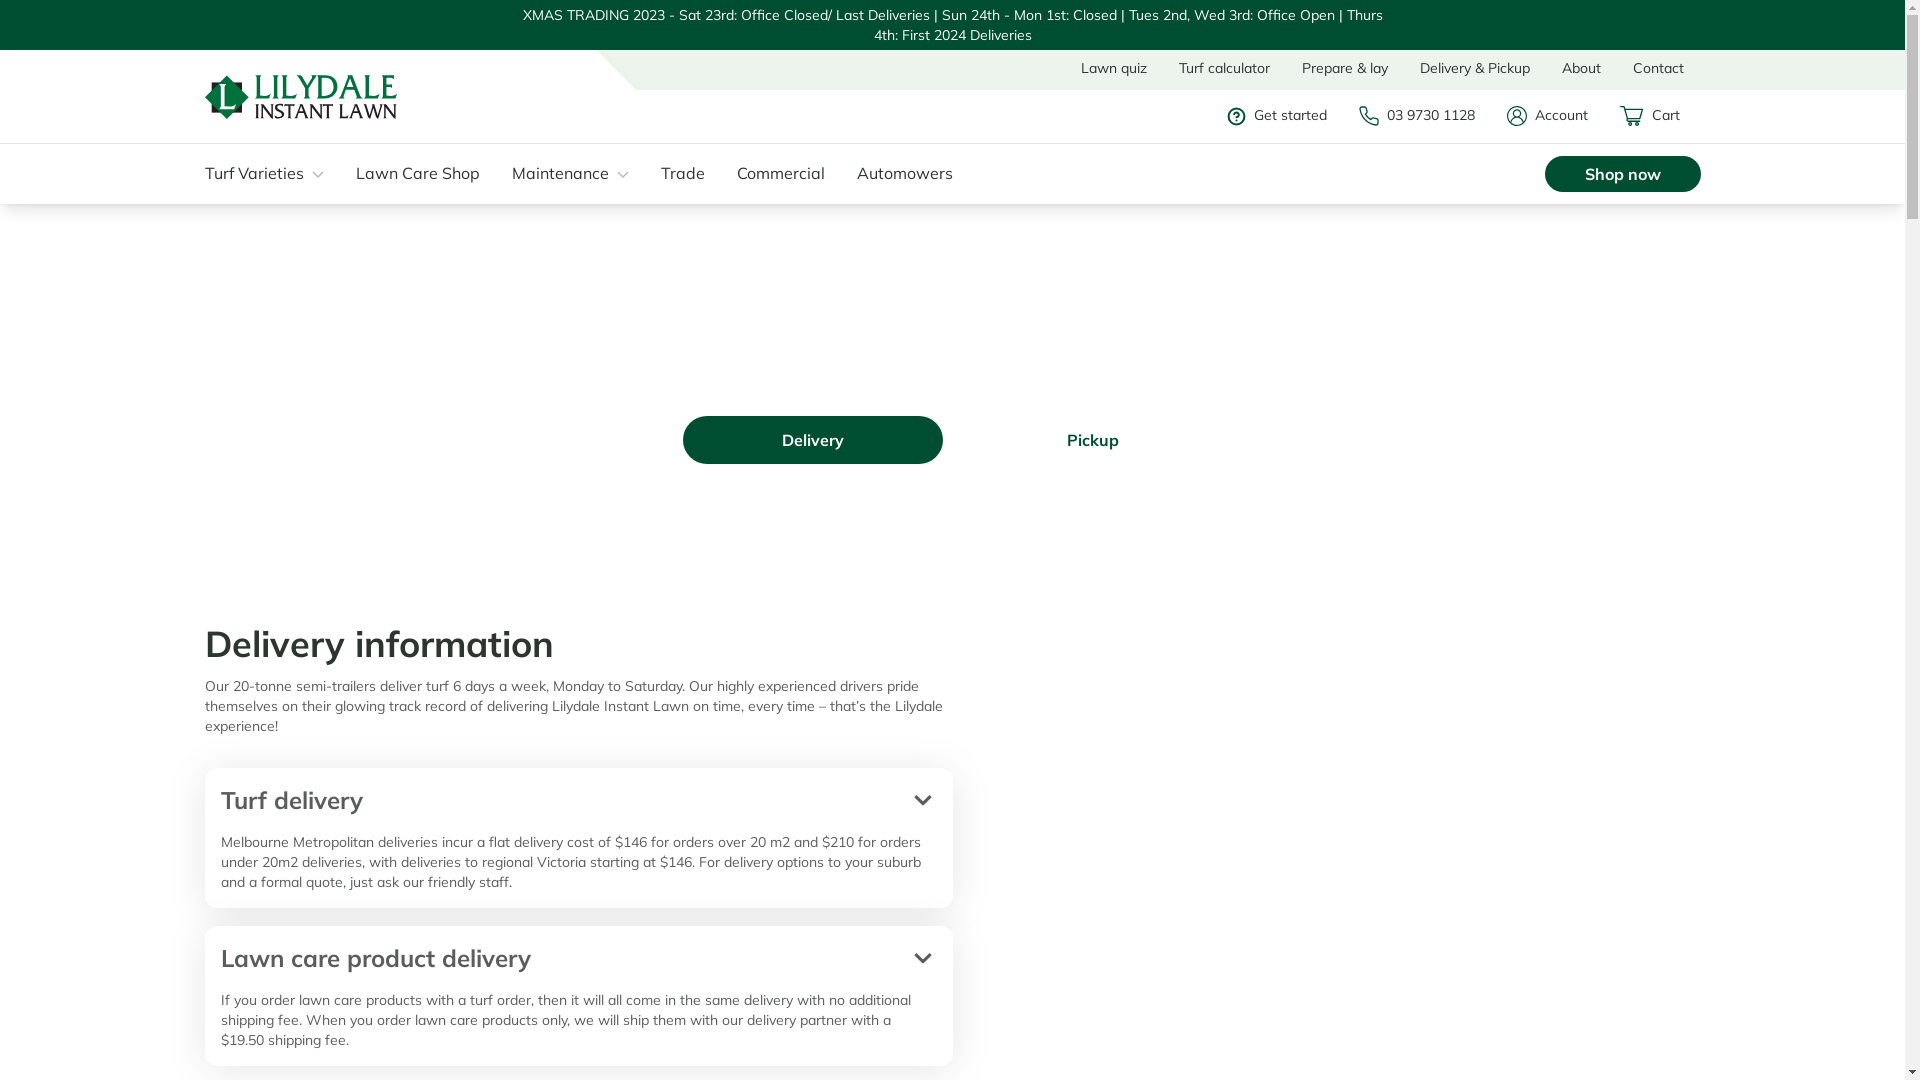 The width and height of the screenshot is (1920, 1080). What do you see at coordinates (691, 172) in the screenshot?
I see `'Trade'` at bounding box center [691, 172].